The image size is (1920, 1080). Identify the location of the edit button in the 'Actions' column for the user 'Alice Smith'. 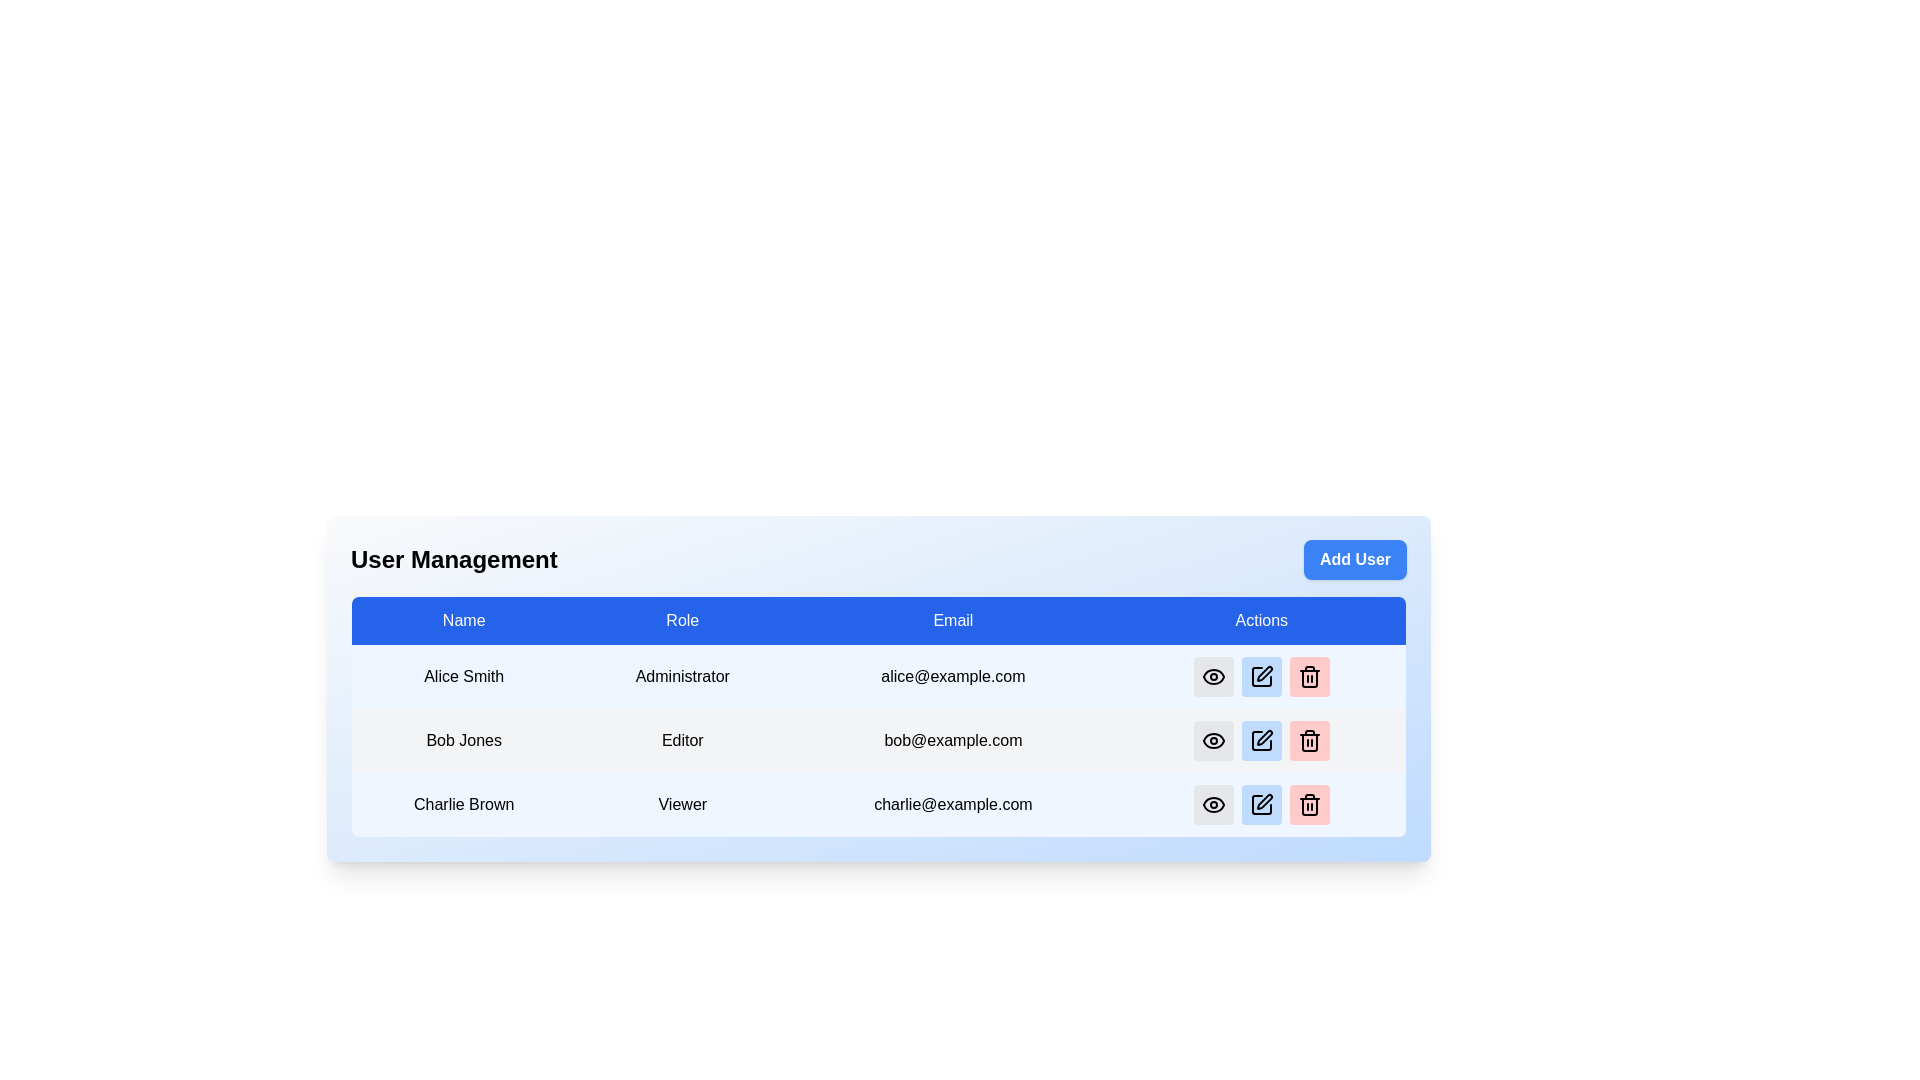
(1261, 676).